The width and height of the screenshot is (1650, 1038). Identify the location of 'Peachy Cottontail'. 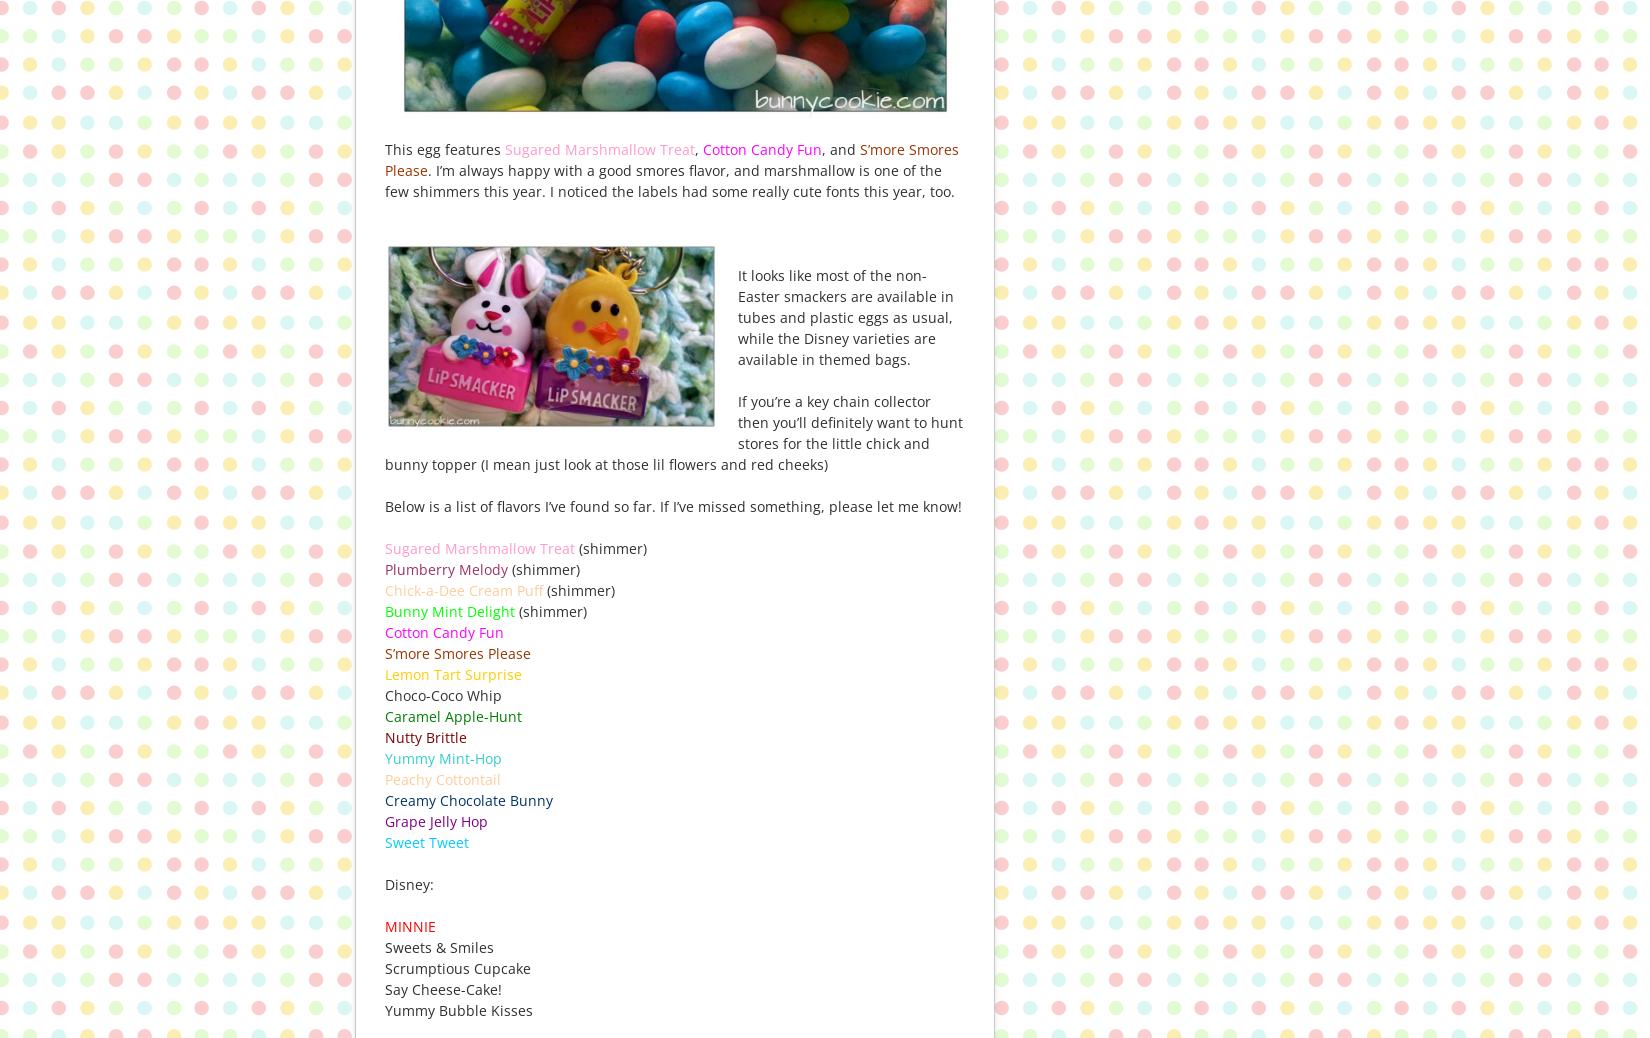
(384, 777).